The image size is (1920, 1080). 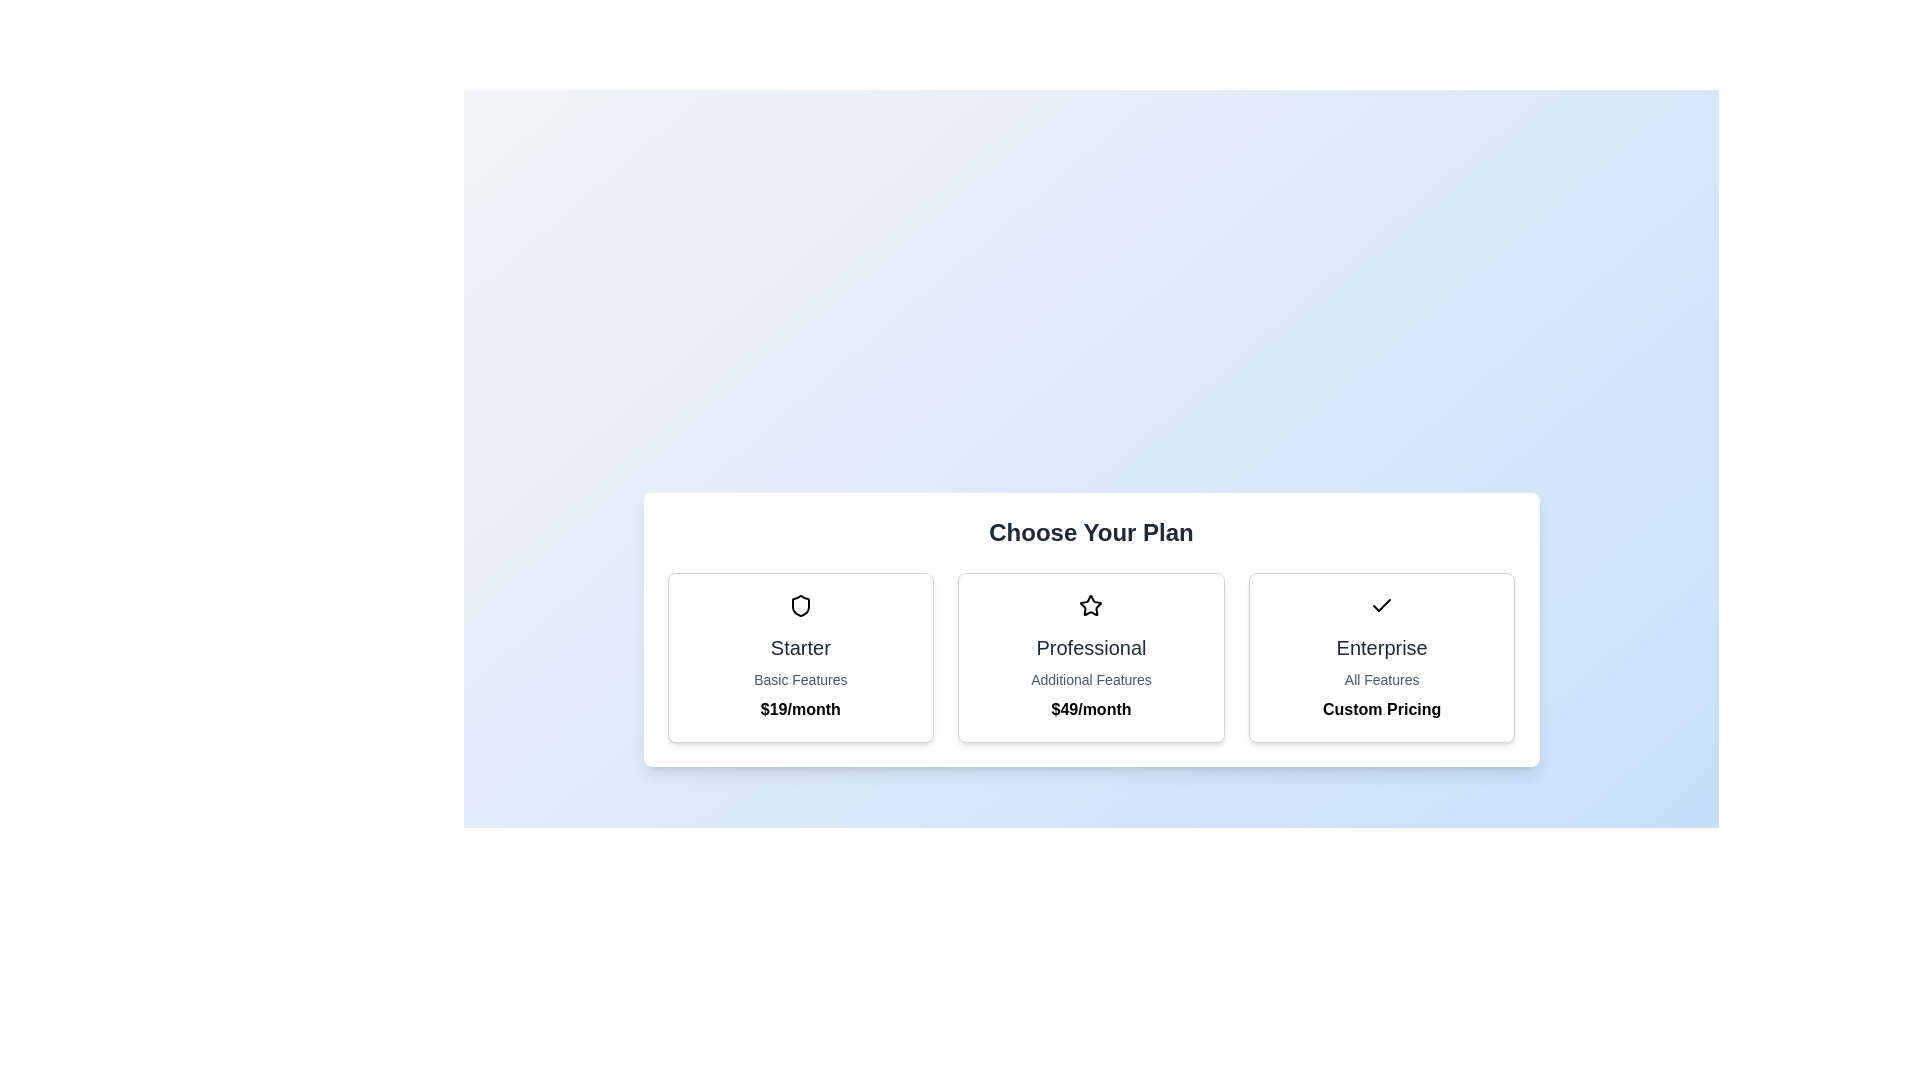 What do you see at coordinates (1090, 648) in the screenshot?
I see `the text label displaying 'Professional' in bold sans-serif font, positioned in the second card above 'Additional Features'` at bounding box center [1090, 648].